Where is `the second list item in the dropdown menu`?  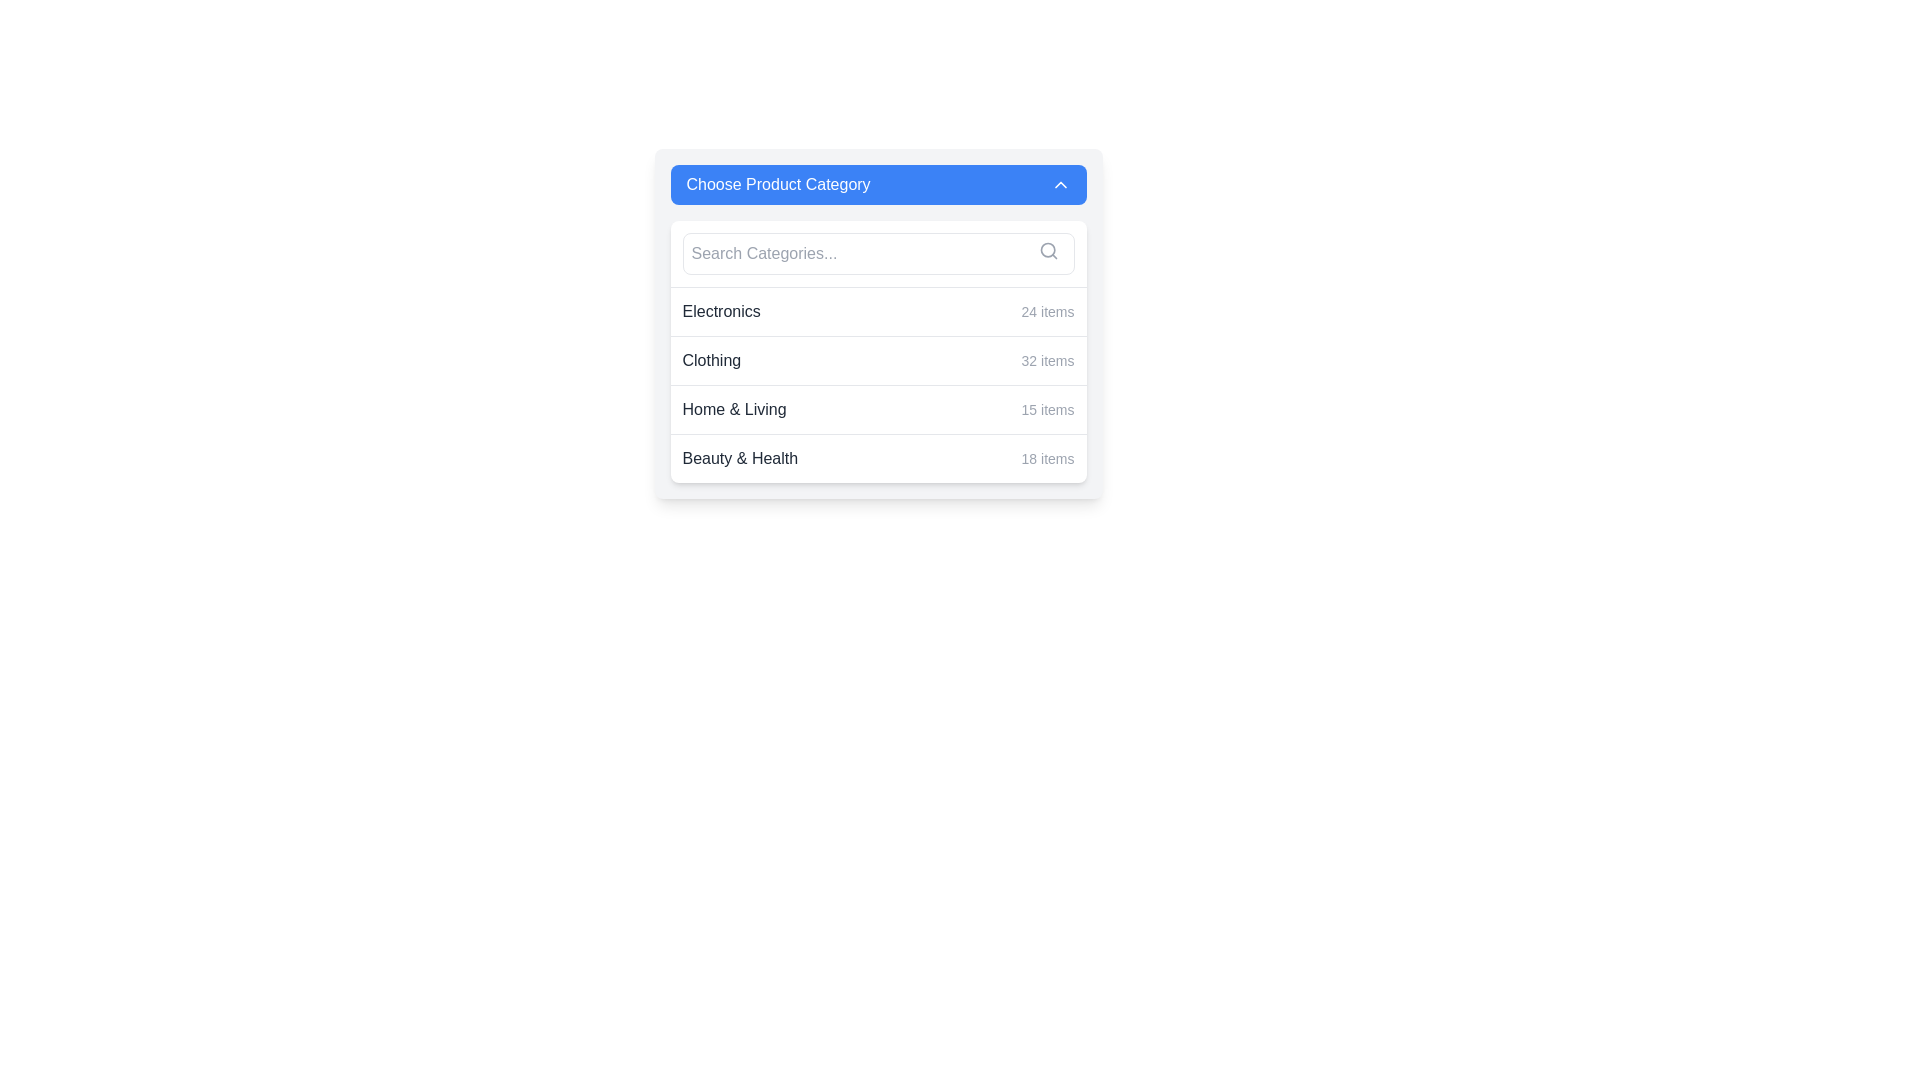 the second list item in the dropdown menu is located at coordinates (878, 360).